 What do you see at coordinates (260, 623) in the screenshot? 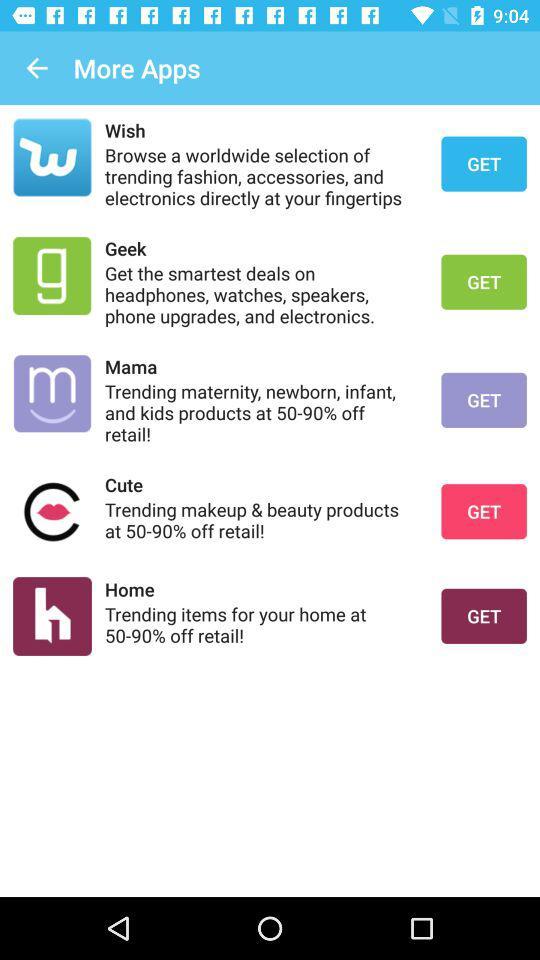
I see `icon below home` at bounding box center [260, 623].